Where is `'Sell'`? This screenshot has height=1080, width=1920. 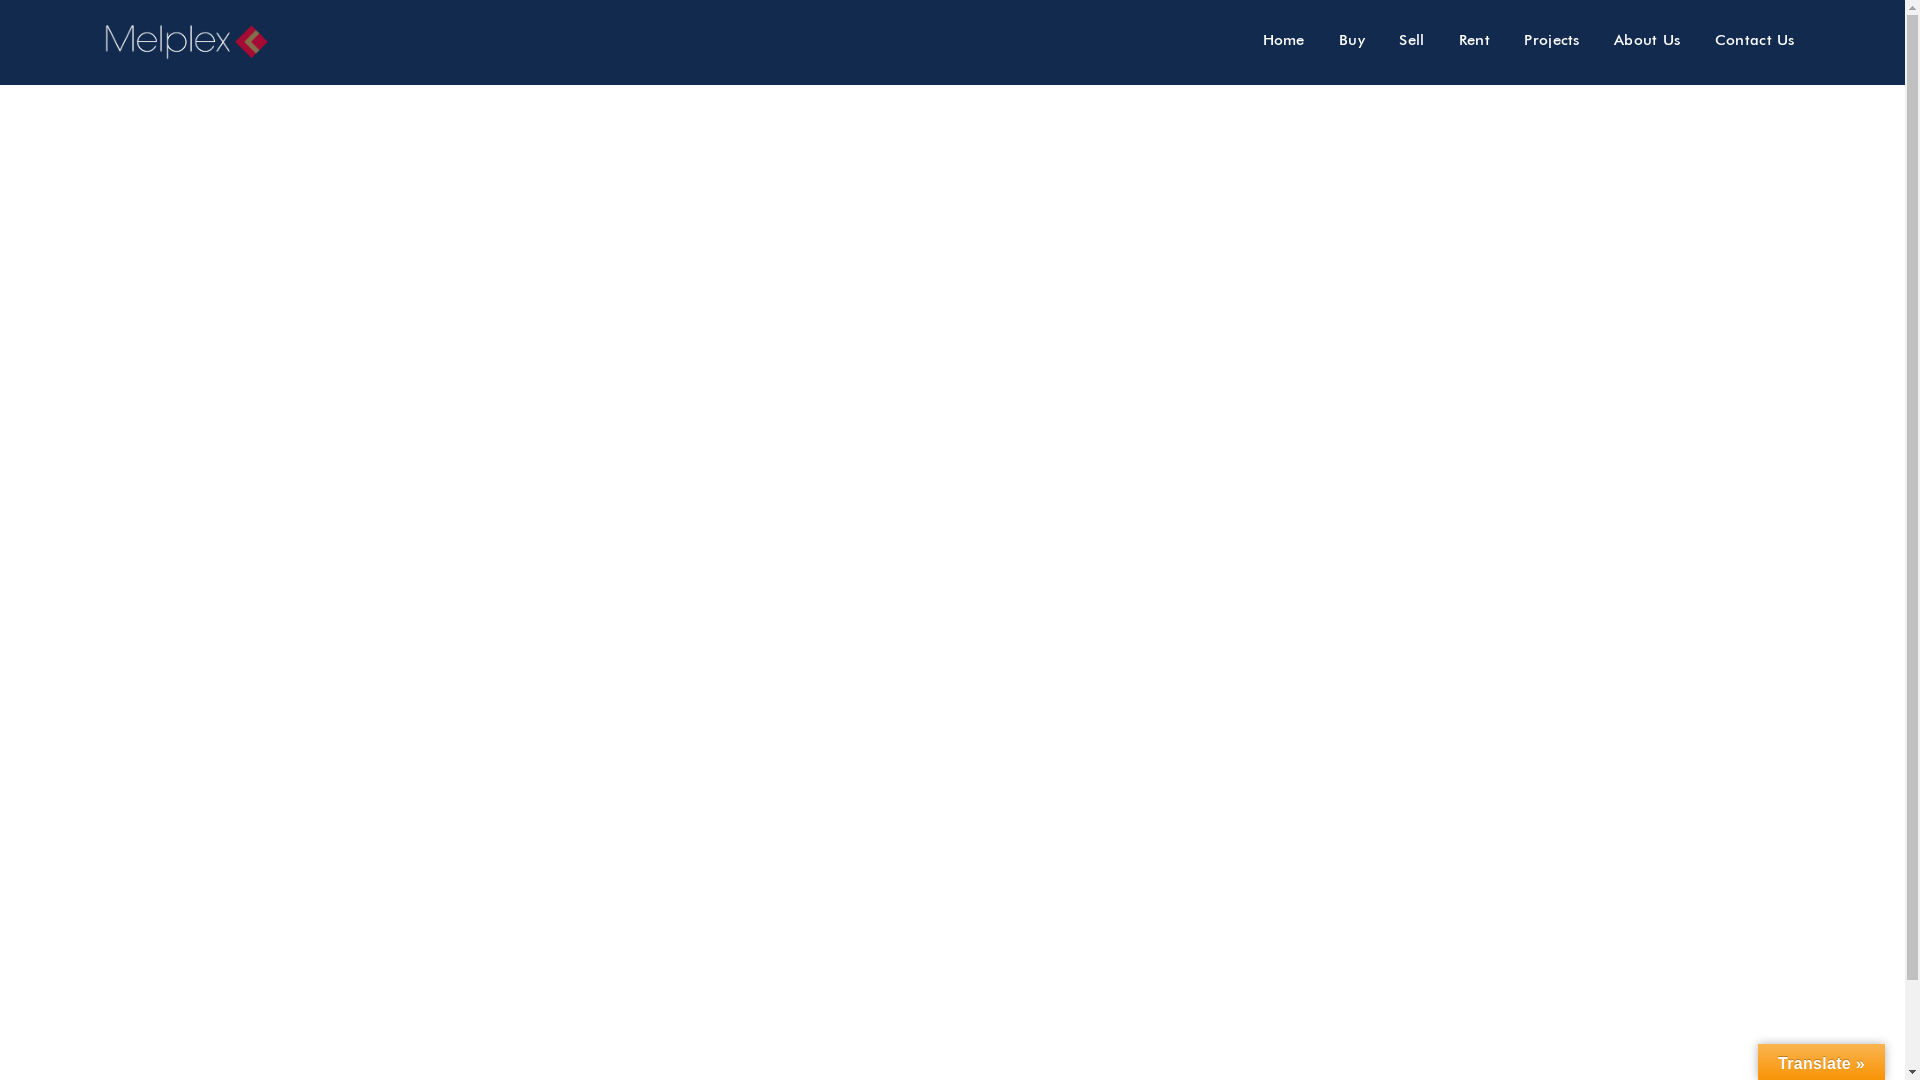 'Sell' is located at coordinates (1382, 39).